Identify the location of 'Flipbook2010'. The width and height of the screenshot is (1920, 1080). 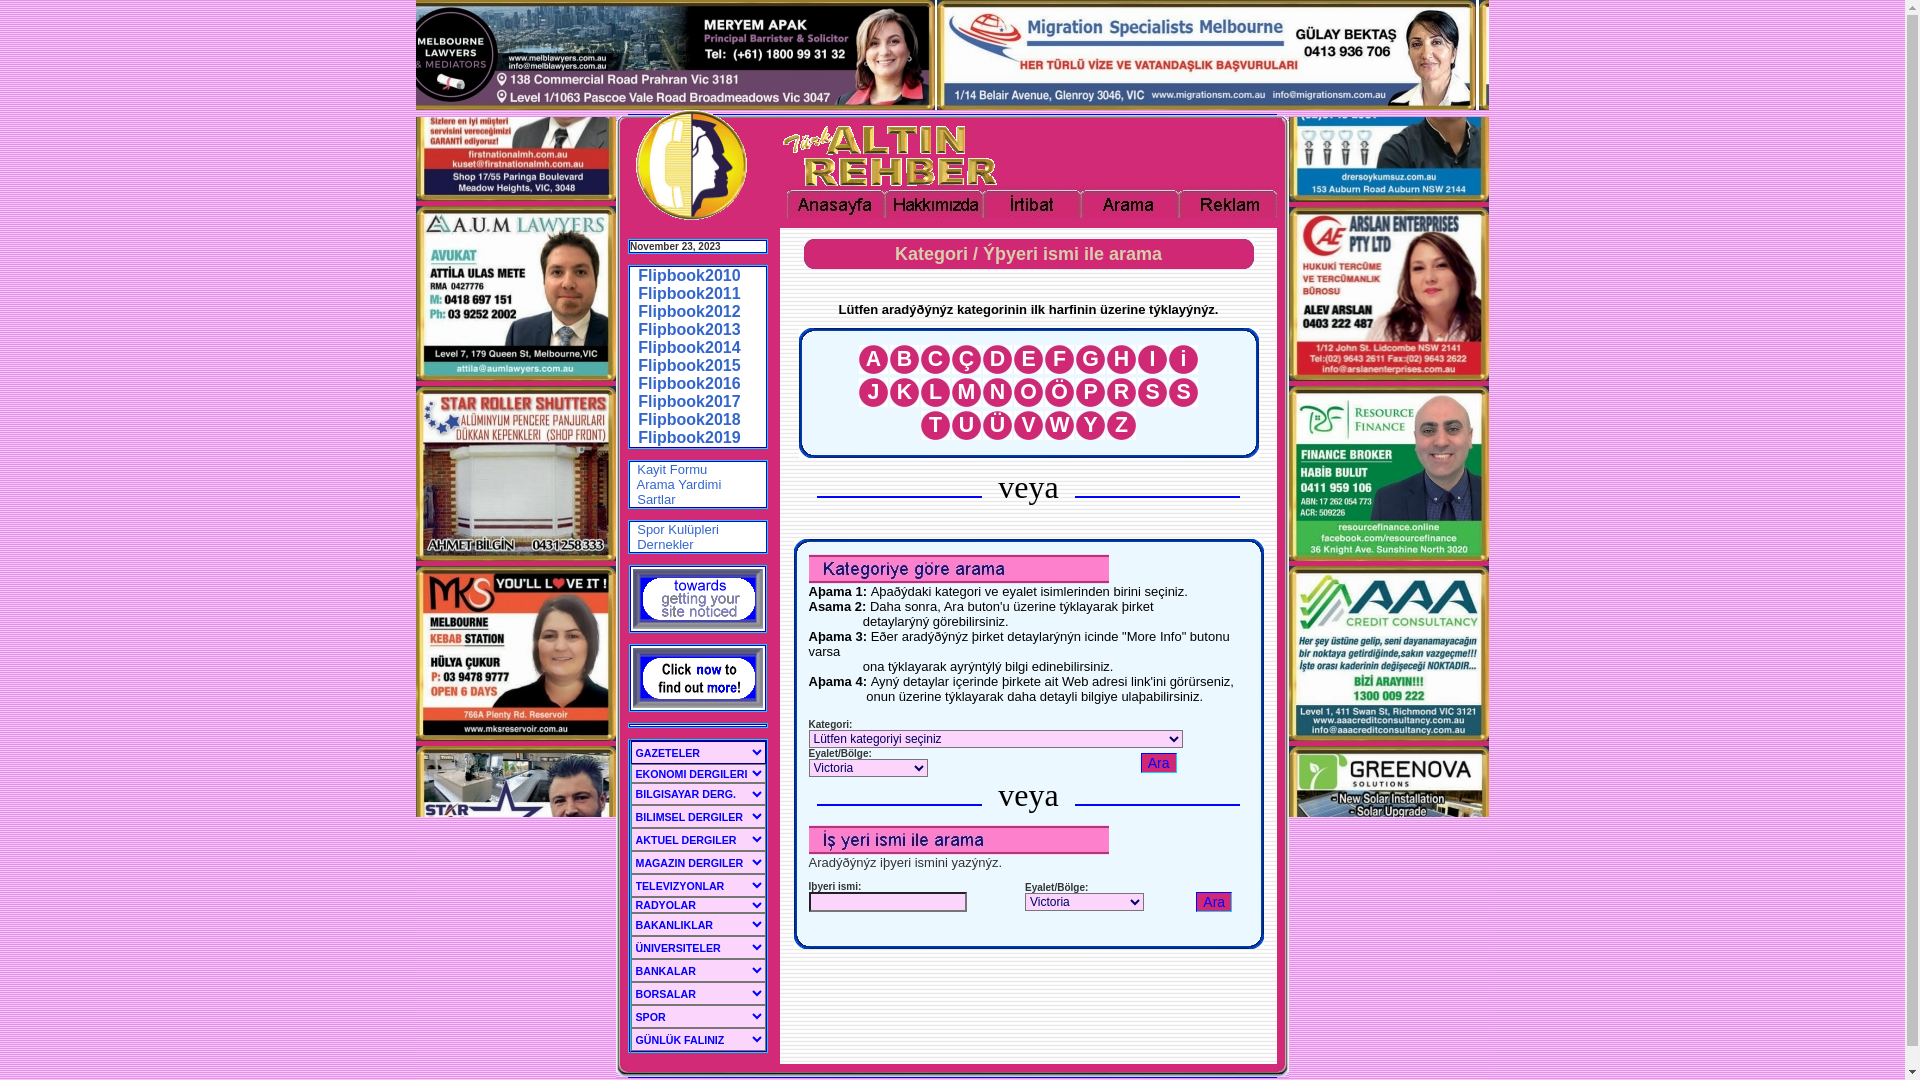
(689, 275).